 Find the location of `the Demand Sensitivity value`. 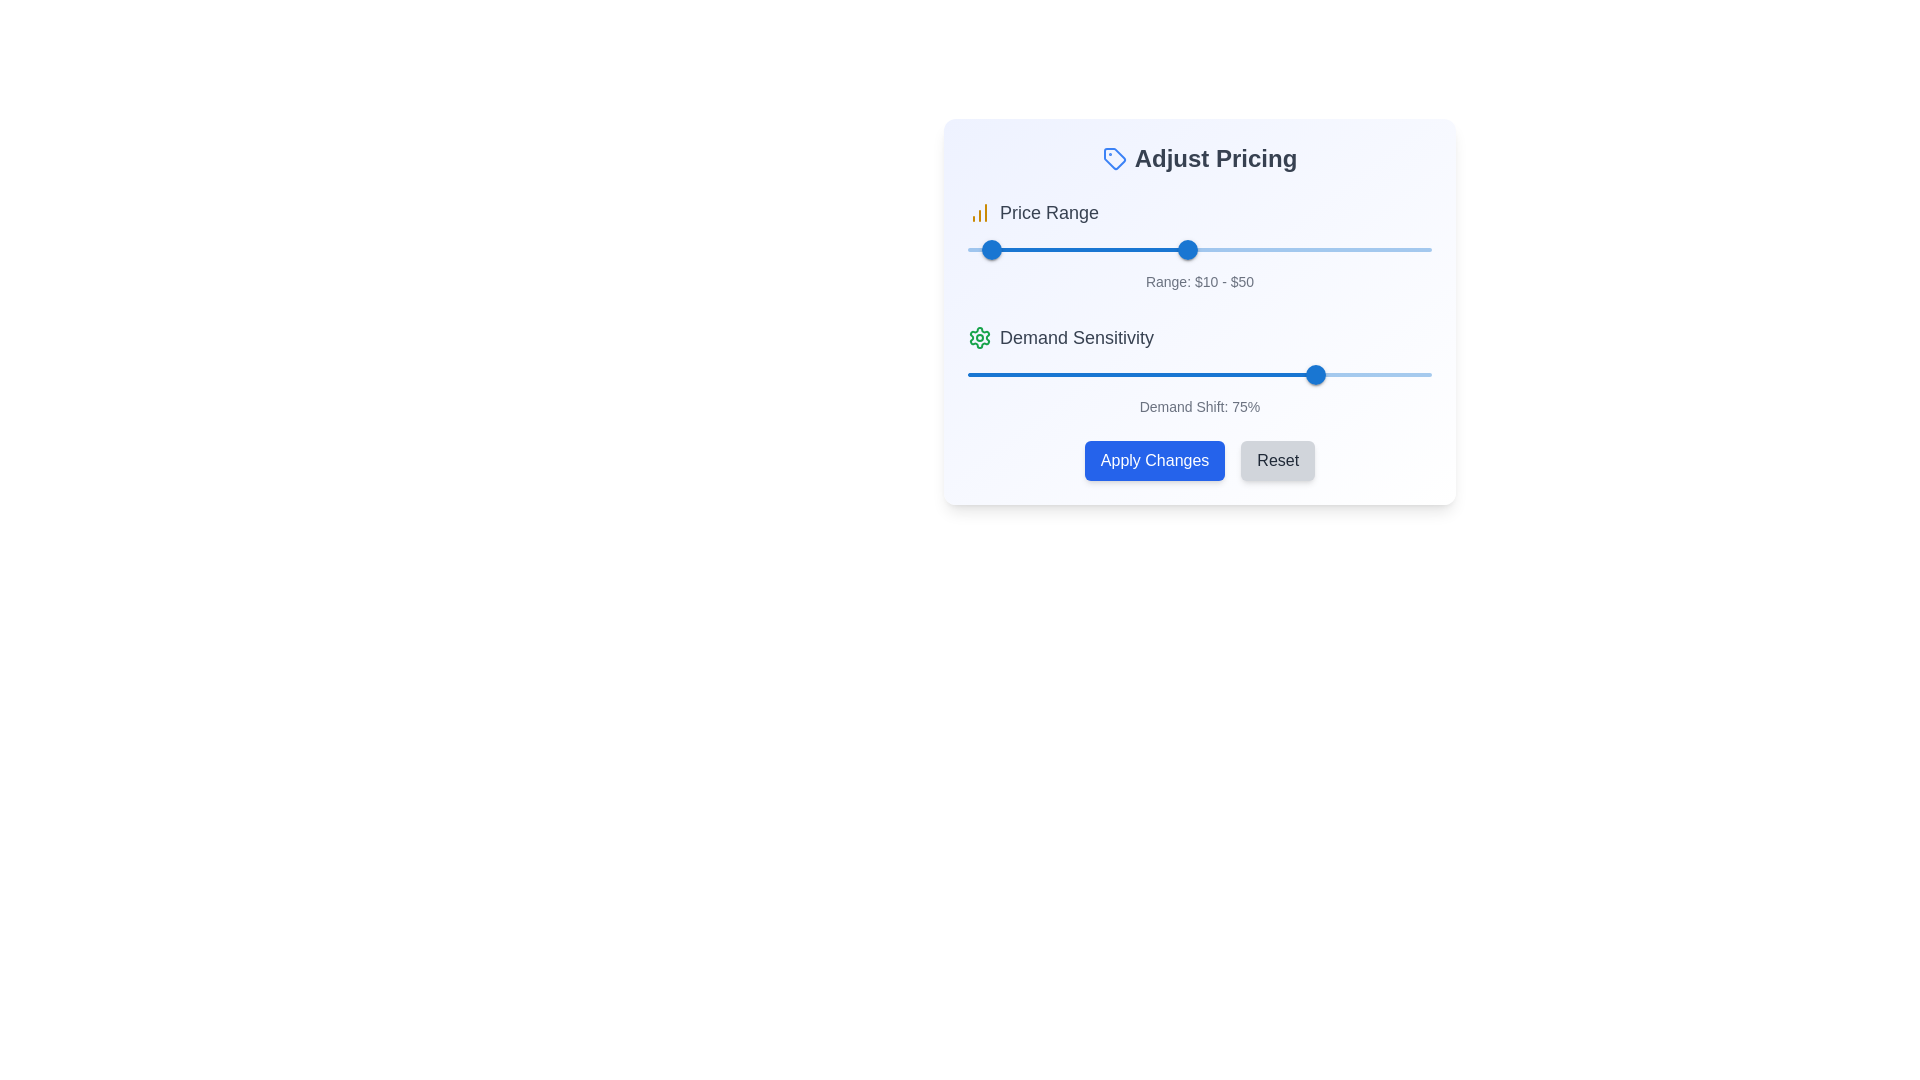

the Demand Sensitivity value is located at coordinates (1382, 374).